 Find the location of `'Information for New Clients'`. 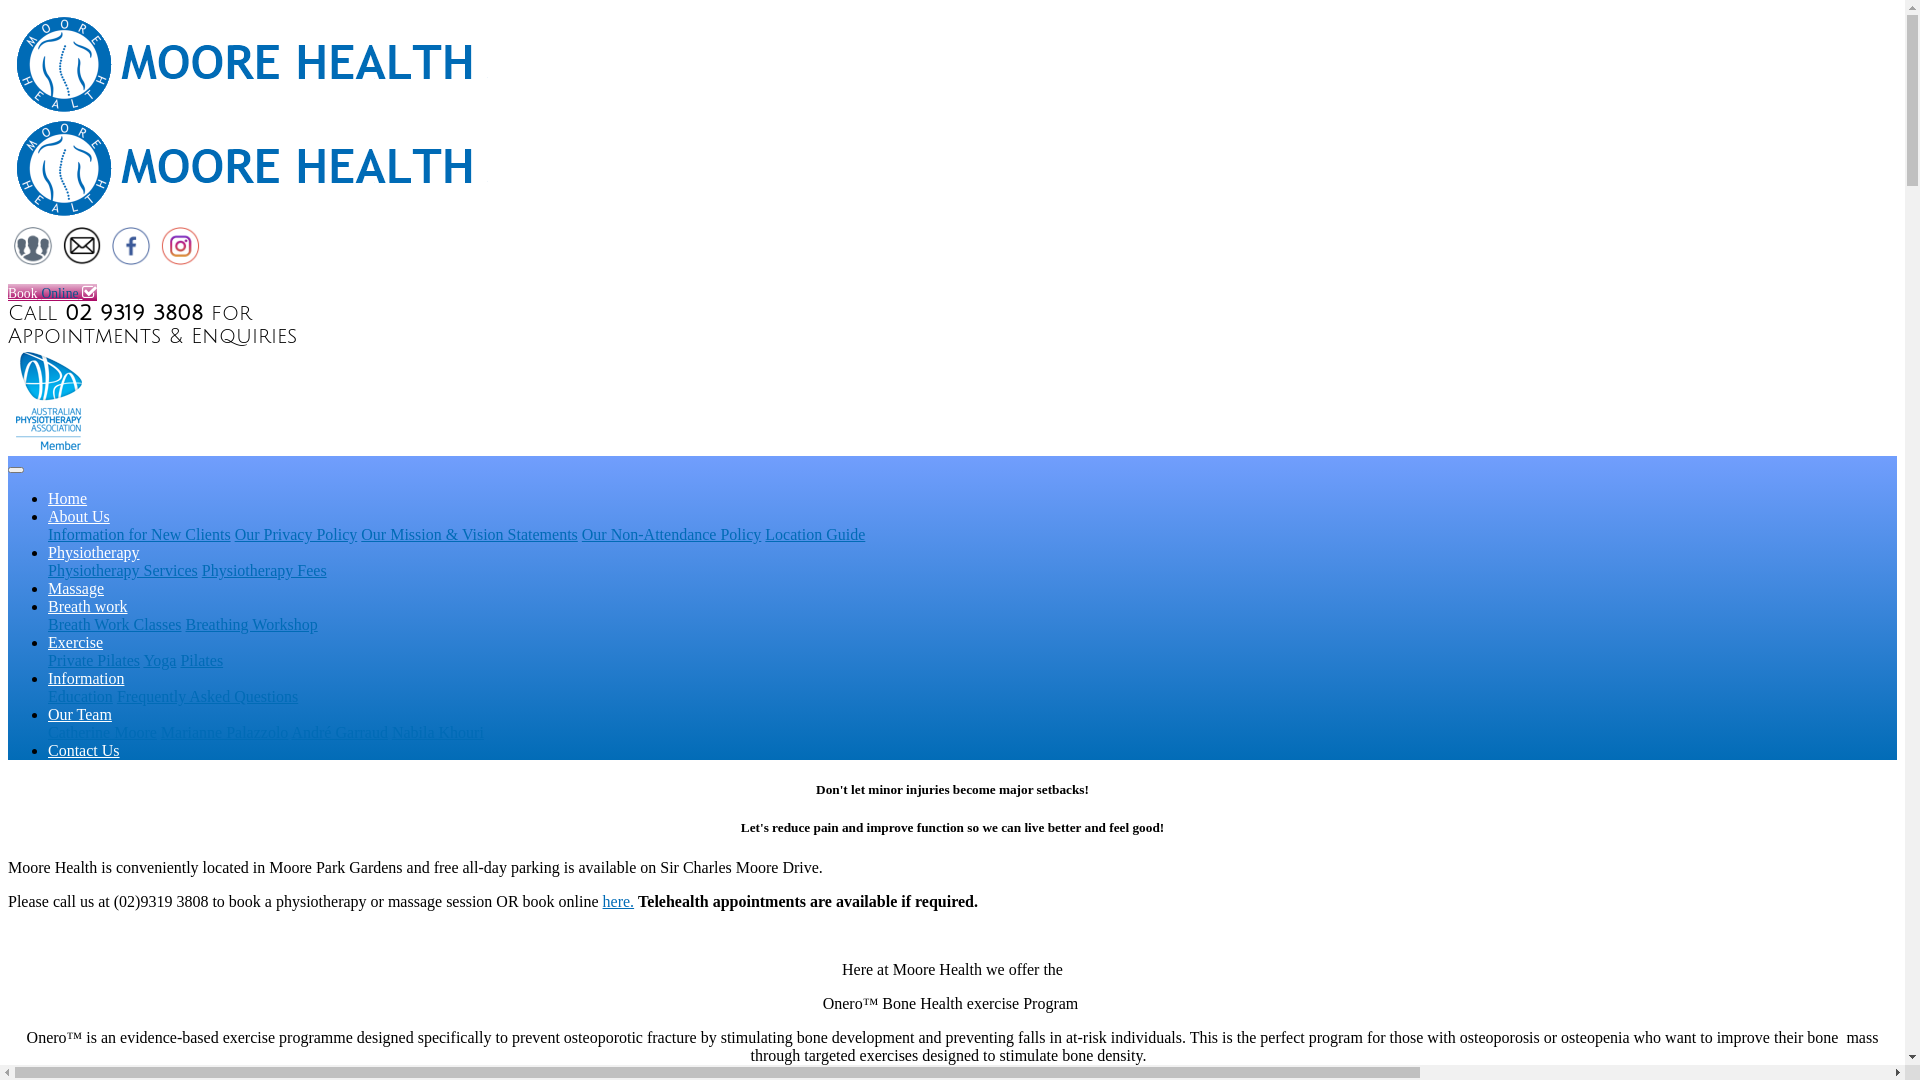

'Information for New Clients' is located at coordinates (138, 533).